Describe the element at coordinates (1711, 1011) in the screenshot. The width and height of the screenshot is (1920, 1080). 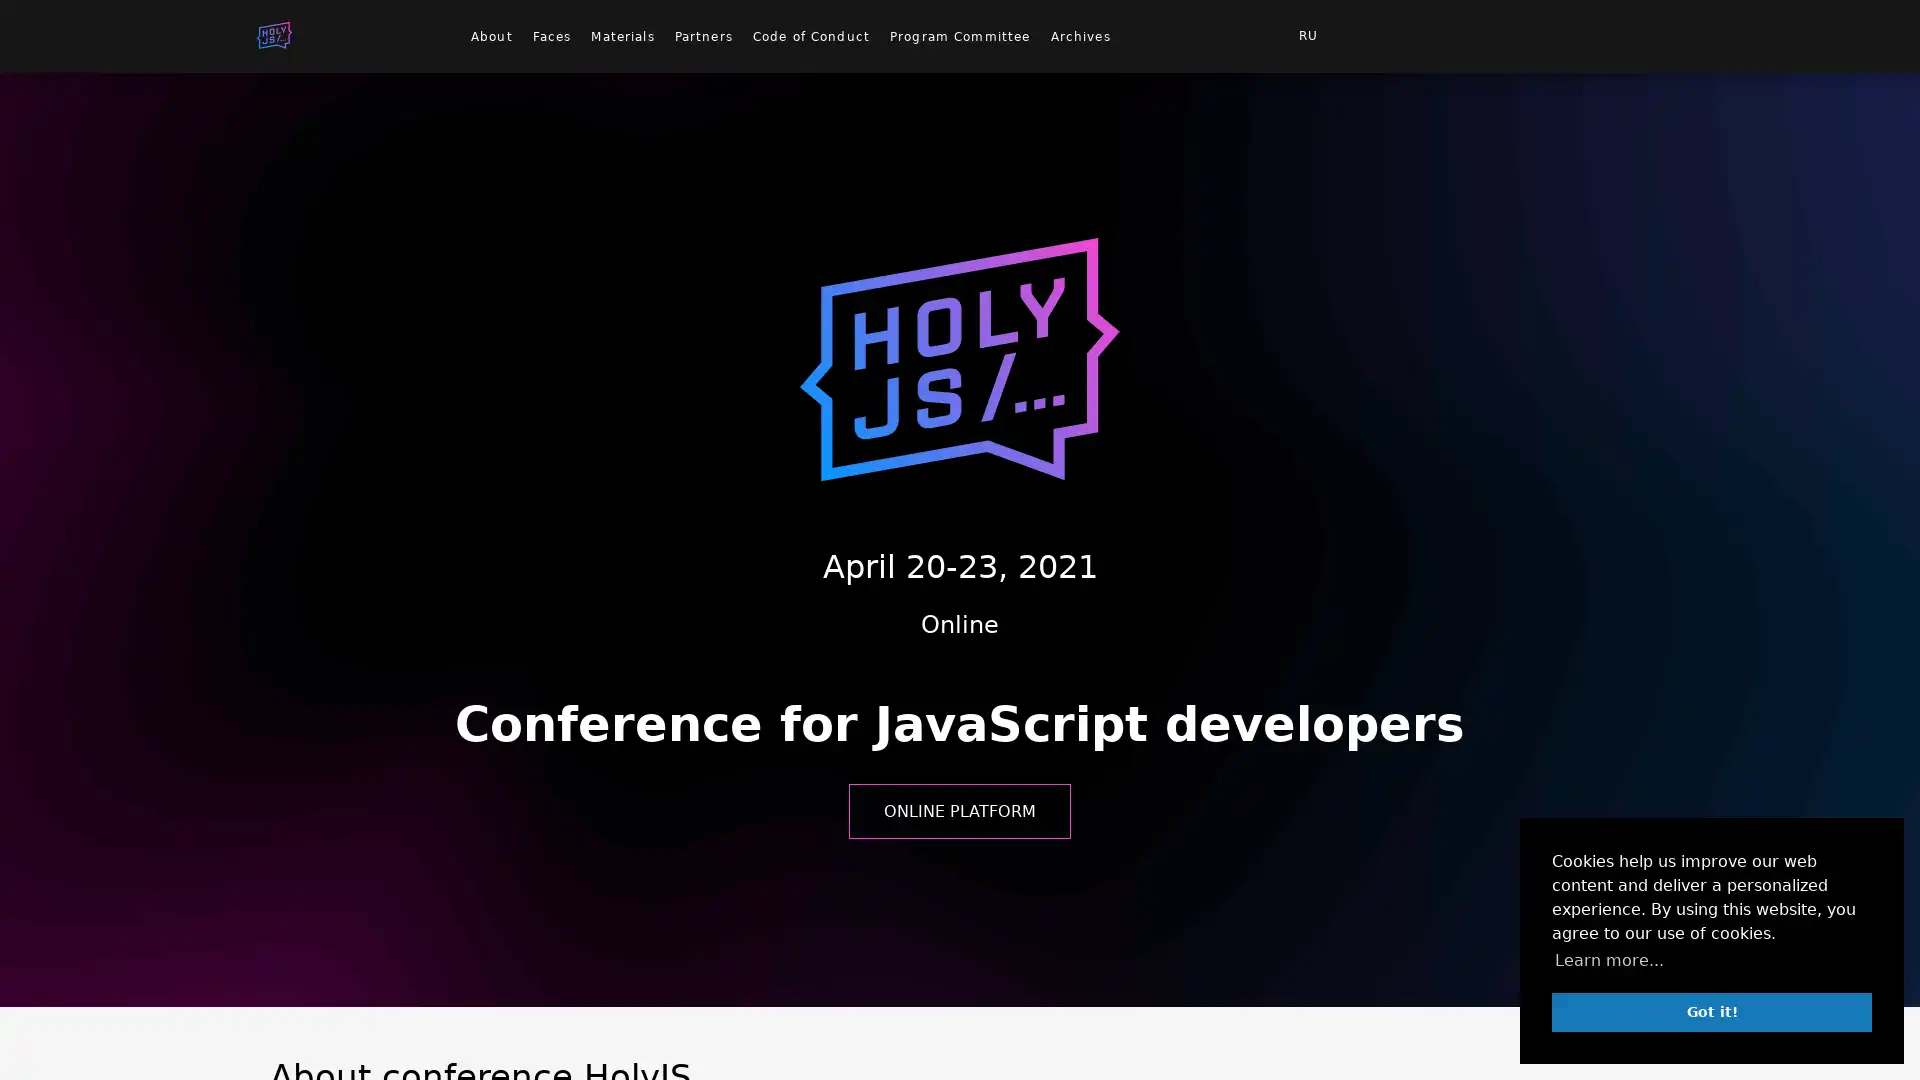
I see `dismiss cookie message` at that location.